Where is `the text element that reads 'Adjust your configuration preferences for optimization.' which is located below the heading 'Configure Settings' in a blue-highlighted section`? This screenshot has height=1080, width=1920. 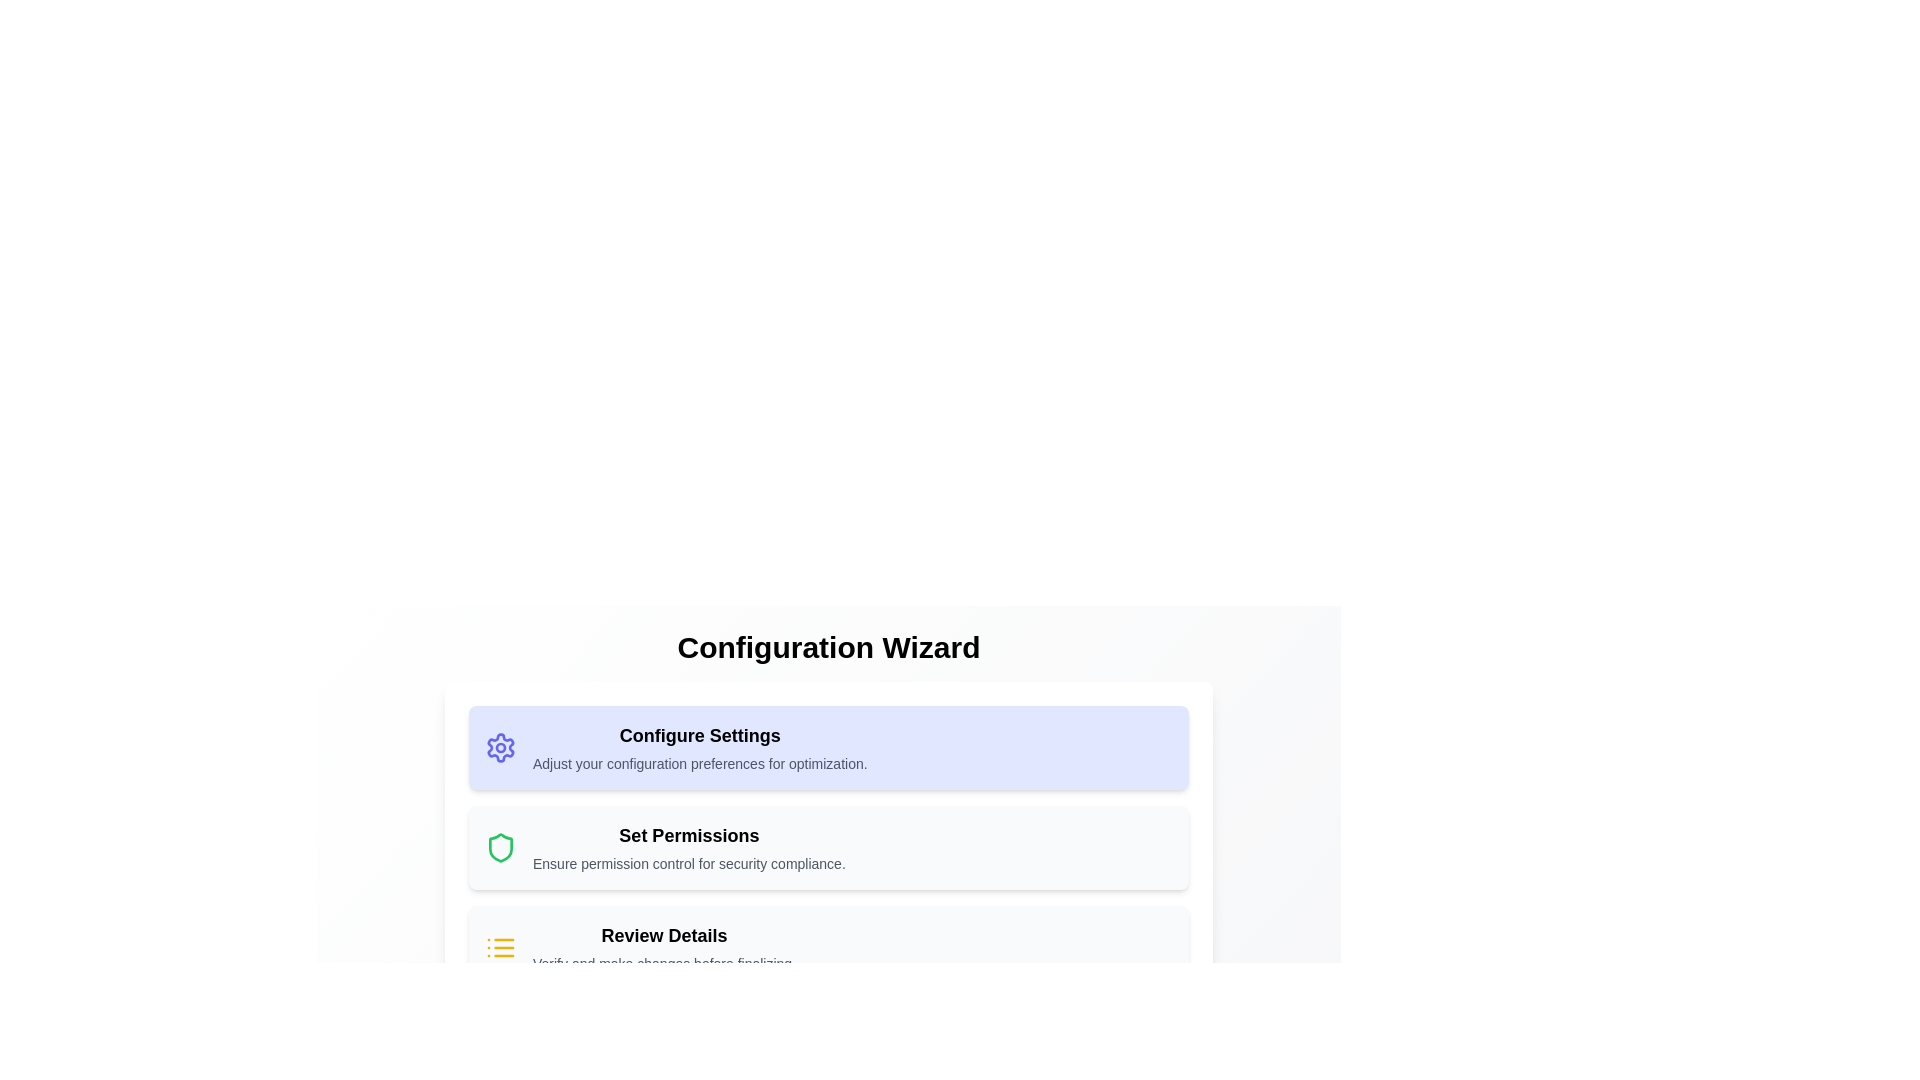
the text element that reads 'Adjust your configuration preferences for optimization.' which is located below the heading 'Configure Settings' in a blue-highlighted section is located at coordinates (700, 763).